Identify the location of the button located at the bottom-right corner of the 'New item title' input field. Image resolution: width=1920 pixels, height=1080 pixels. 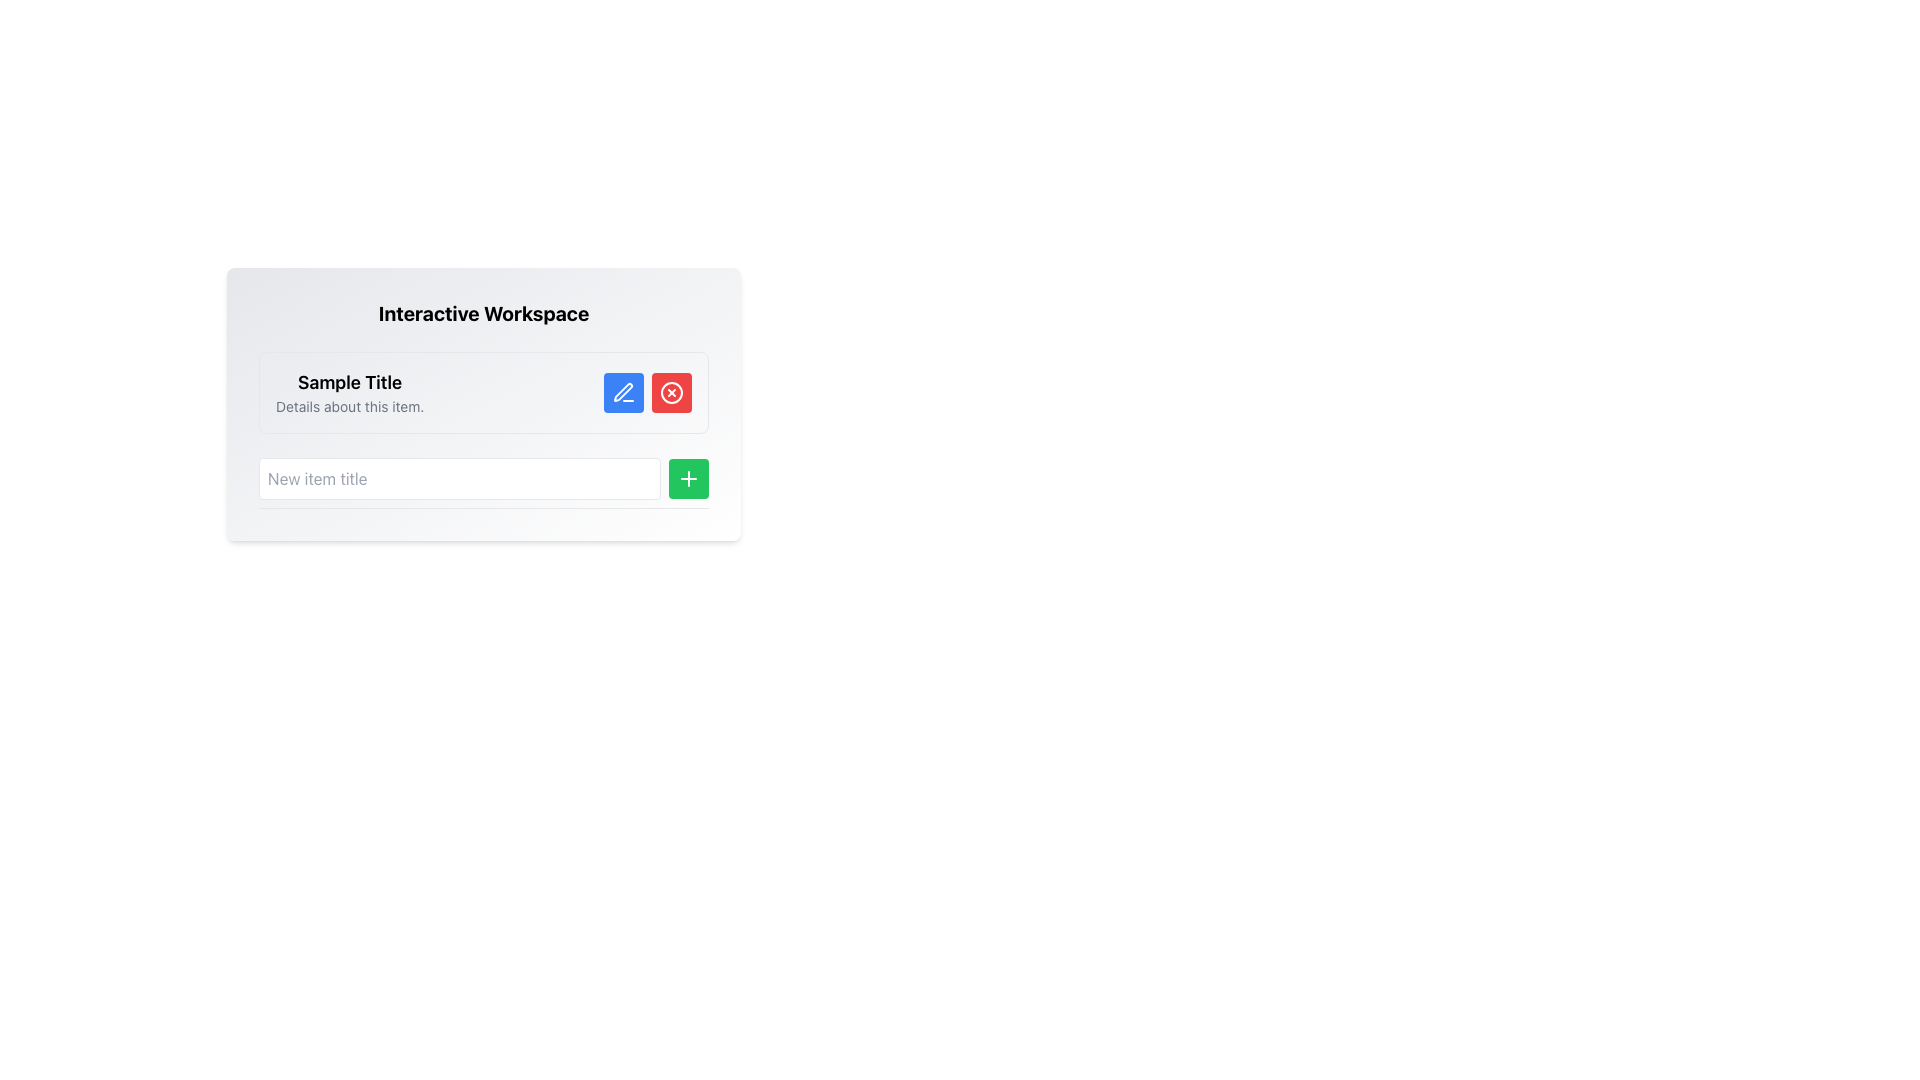
(689, 478).